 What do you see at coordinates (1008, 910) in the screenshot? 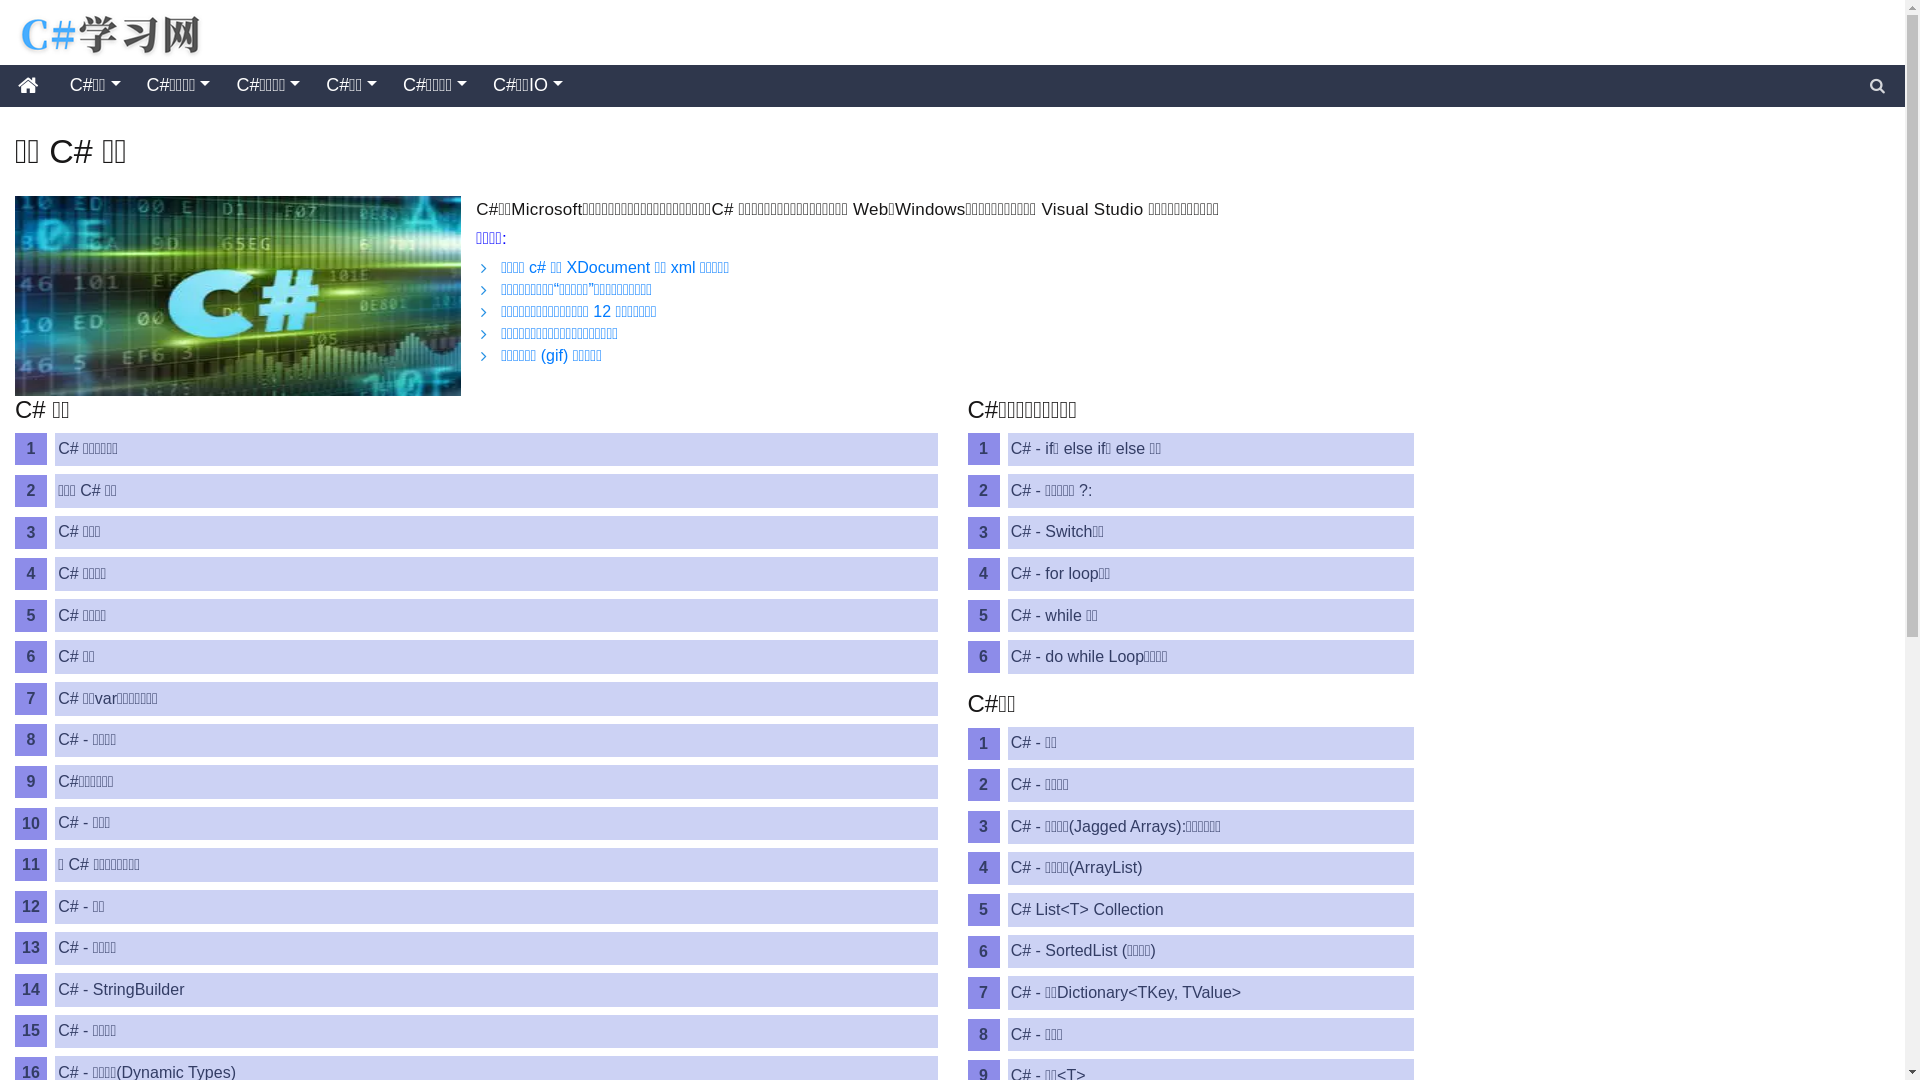
I see `'C# List<T> Collection'` at bounding box center [1008, 910].